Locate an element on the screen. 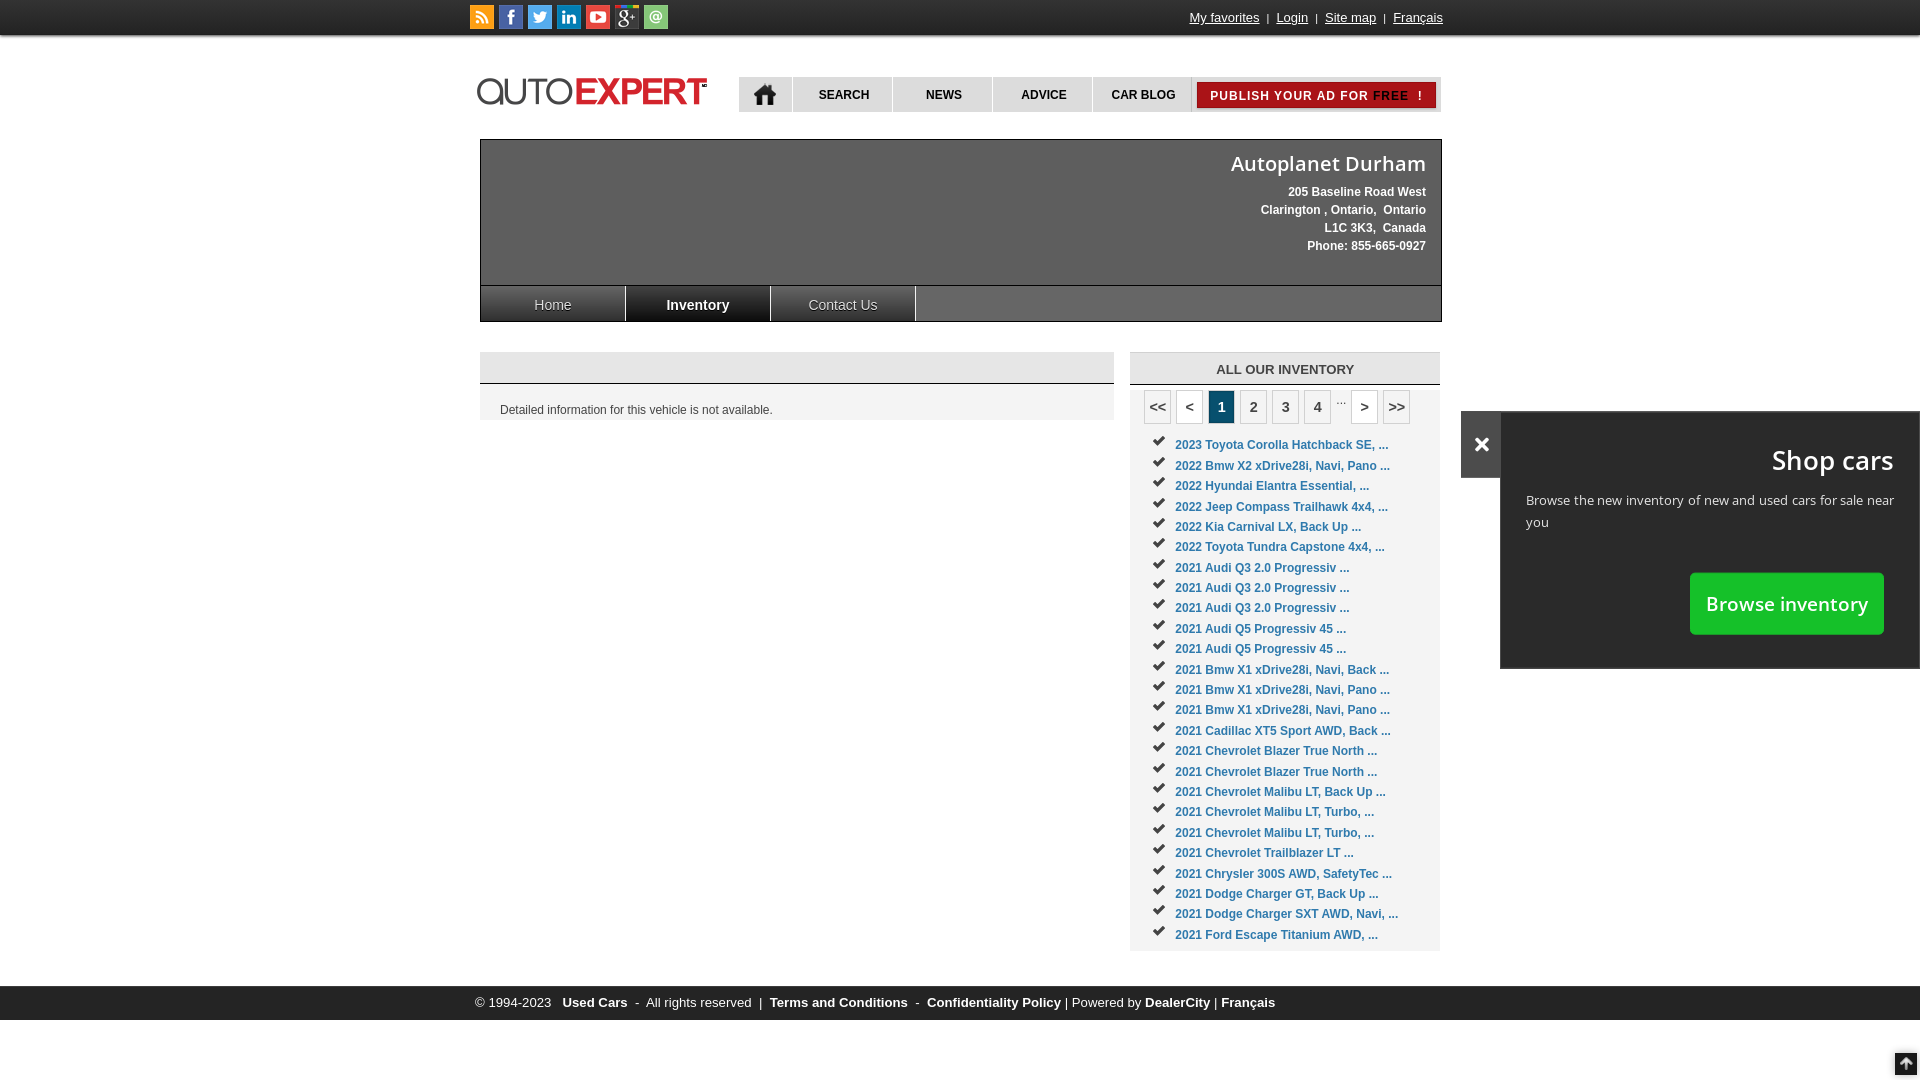  'Follow autoExpert.ca on Youtube' is located at coordinates (597, 24).